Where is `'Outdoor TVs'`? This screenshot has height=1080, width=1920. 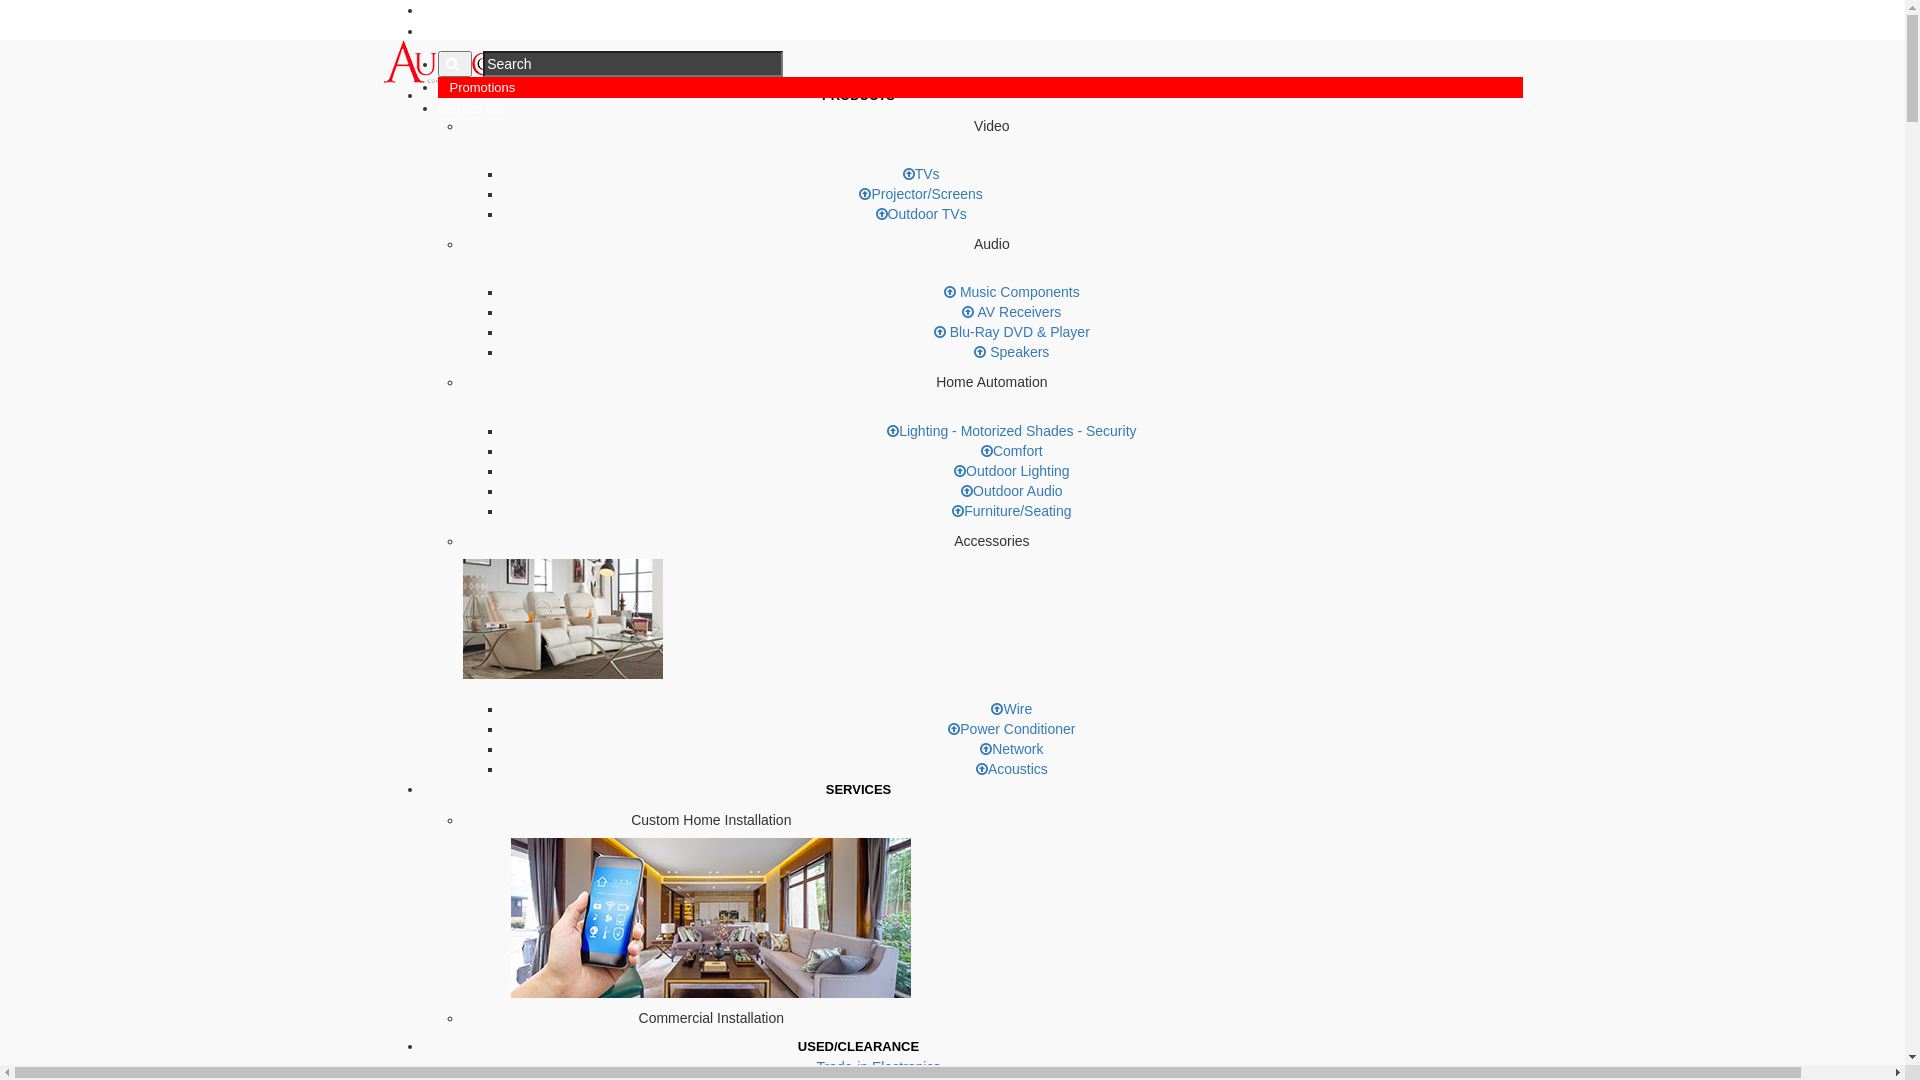 'Outdoor TVs' is located at coordinates (920, 213).